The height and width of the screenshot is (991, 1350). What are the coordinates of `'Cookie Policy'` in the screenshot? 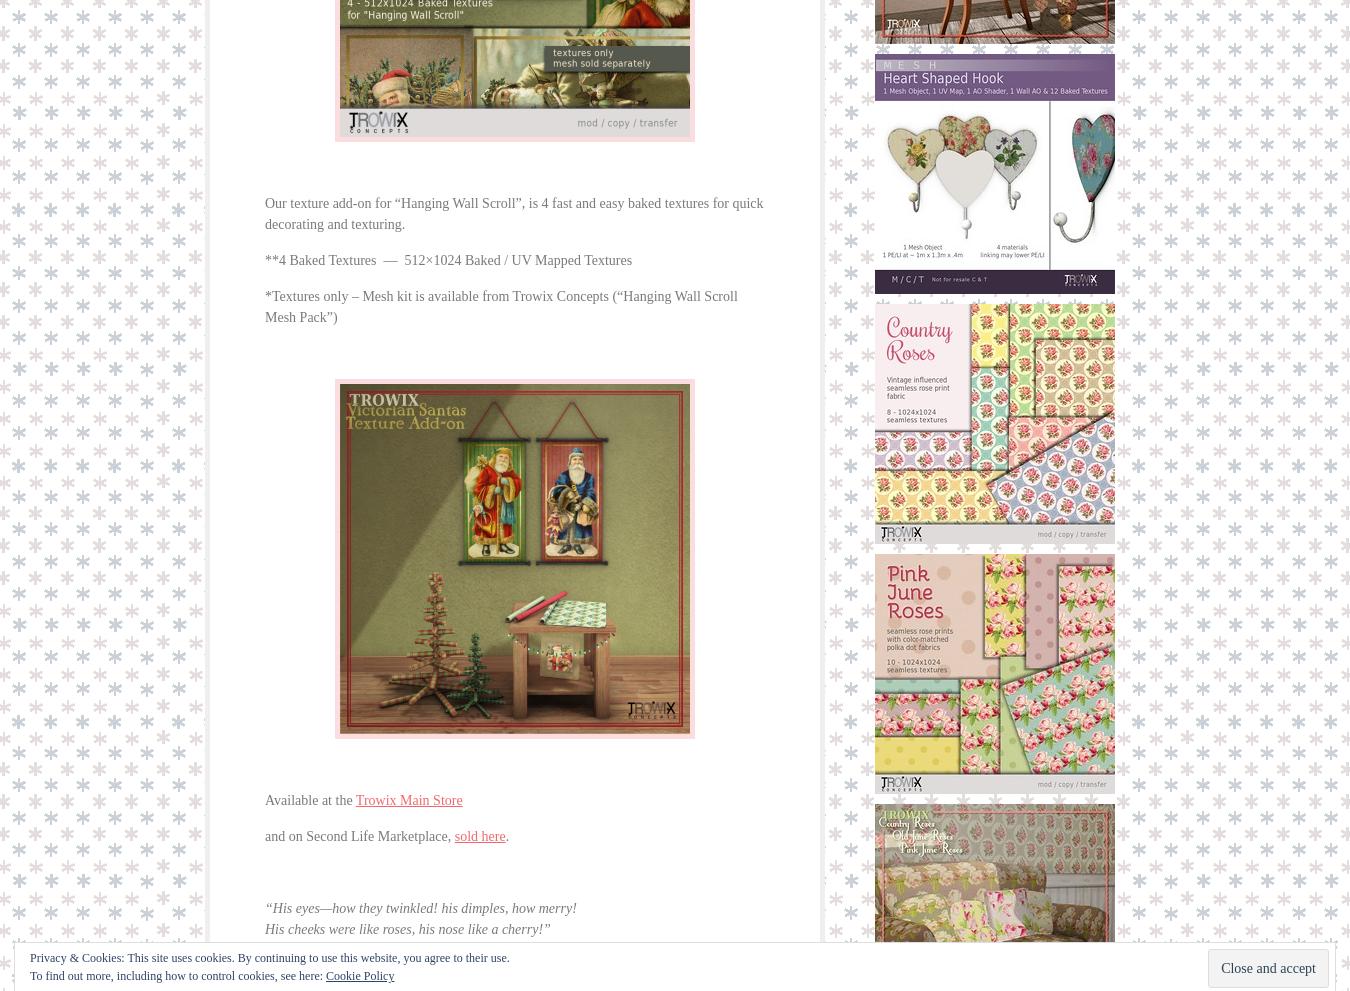 It's located at (325, 976).